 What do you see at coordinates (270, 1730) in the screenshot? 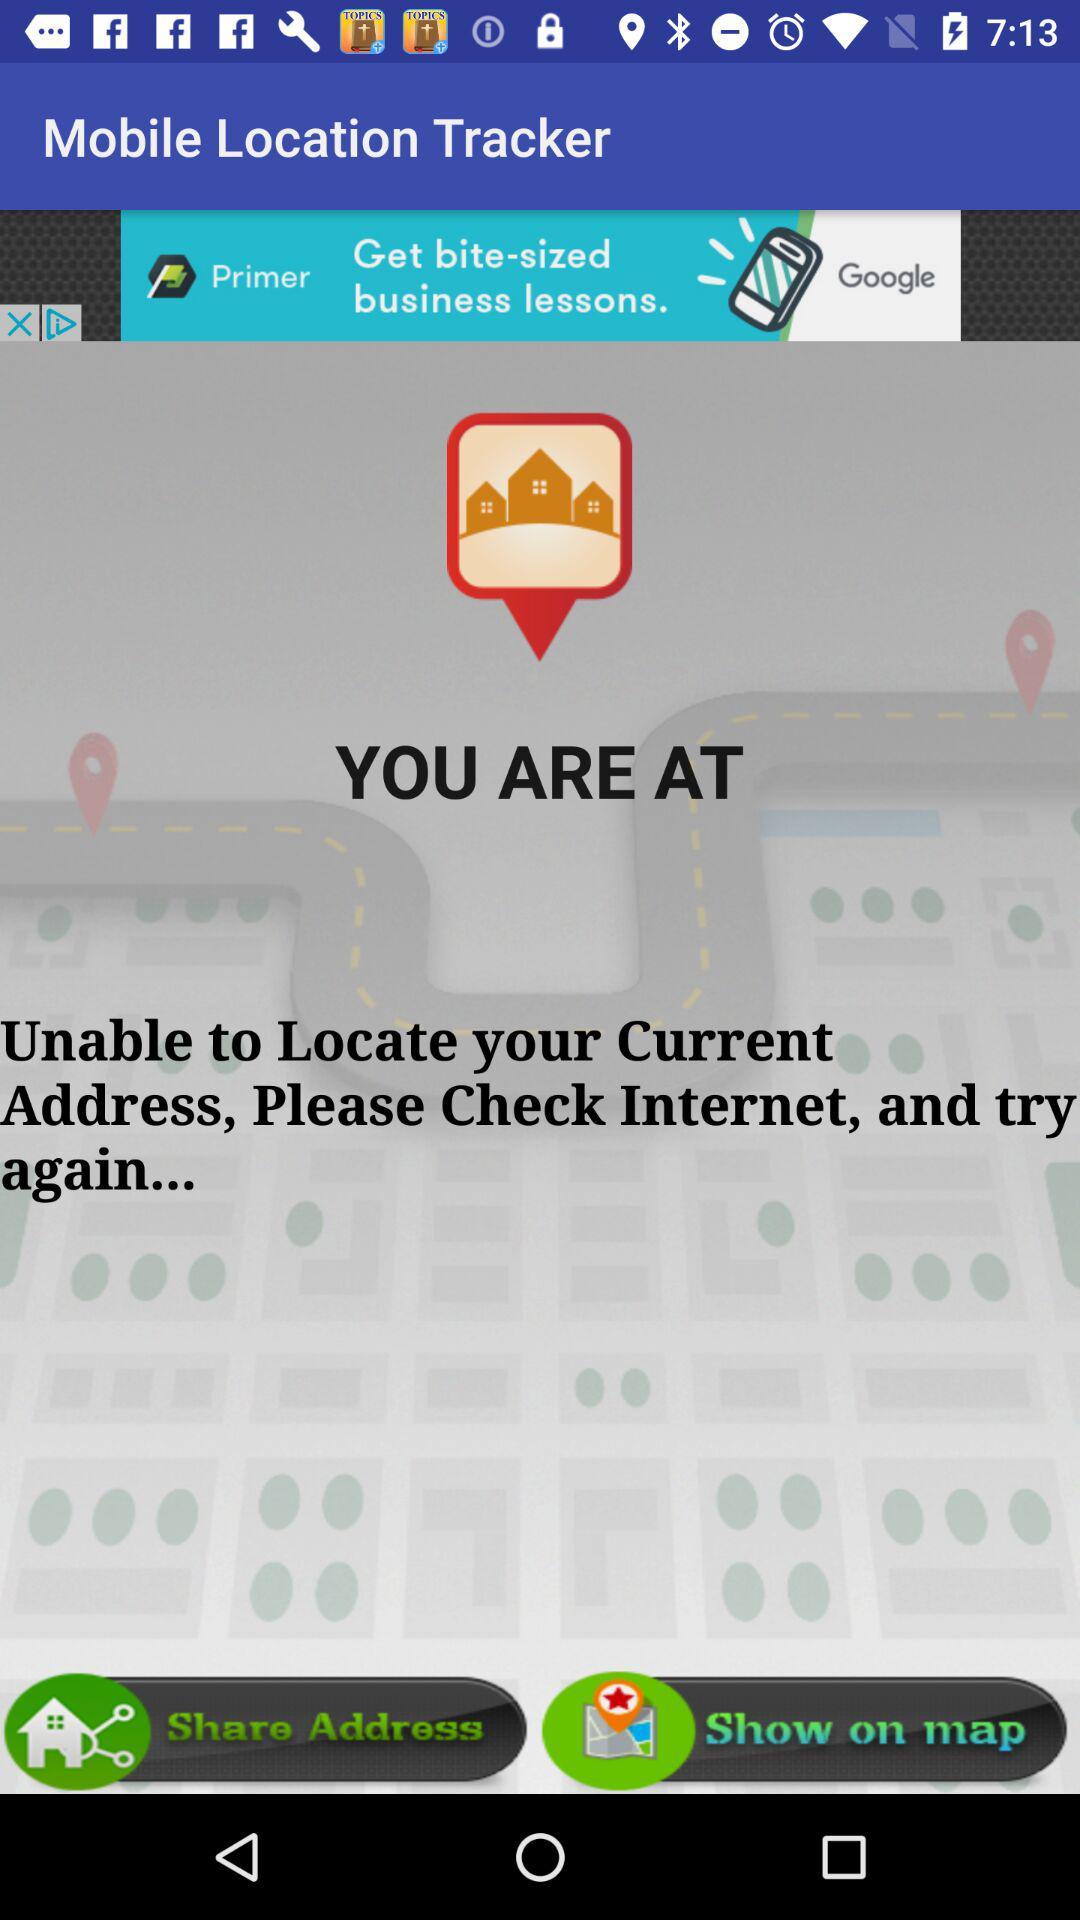
I see `the share address` at bounding box center [270, 1730].